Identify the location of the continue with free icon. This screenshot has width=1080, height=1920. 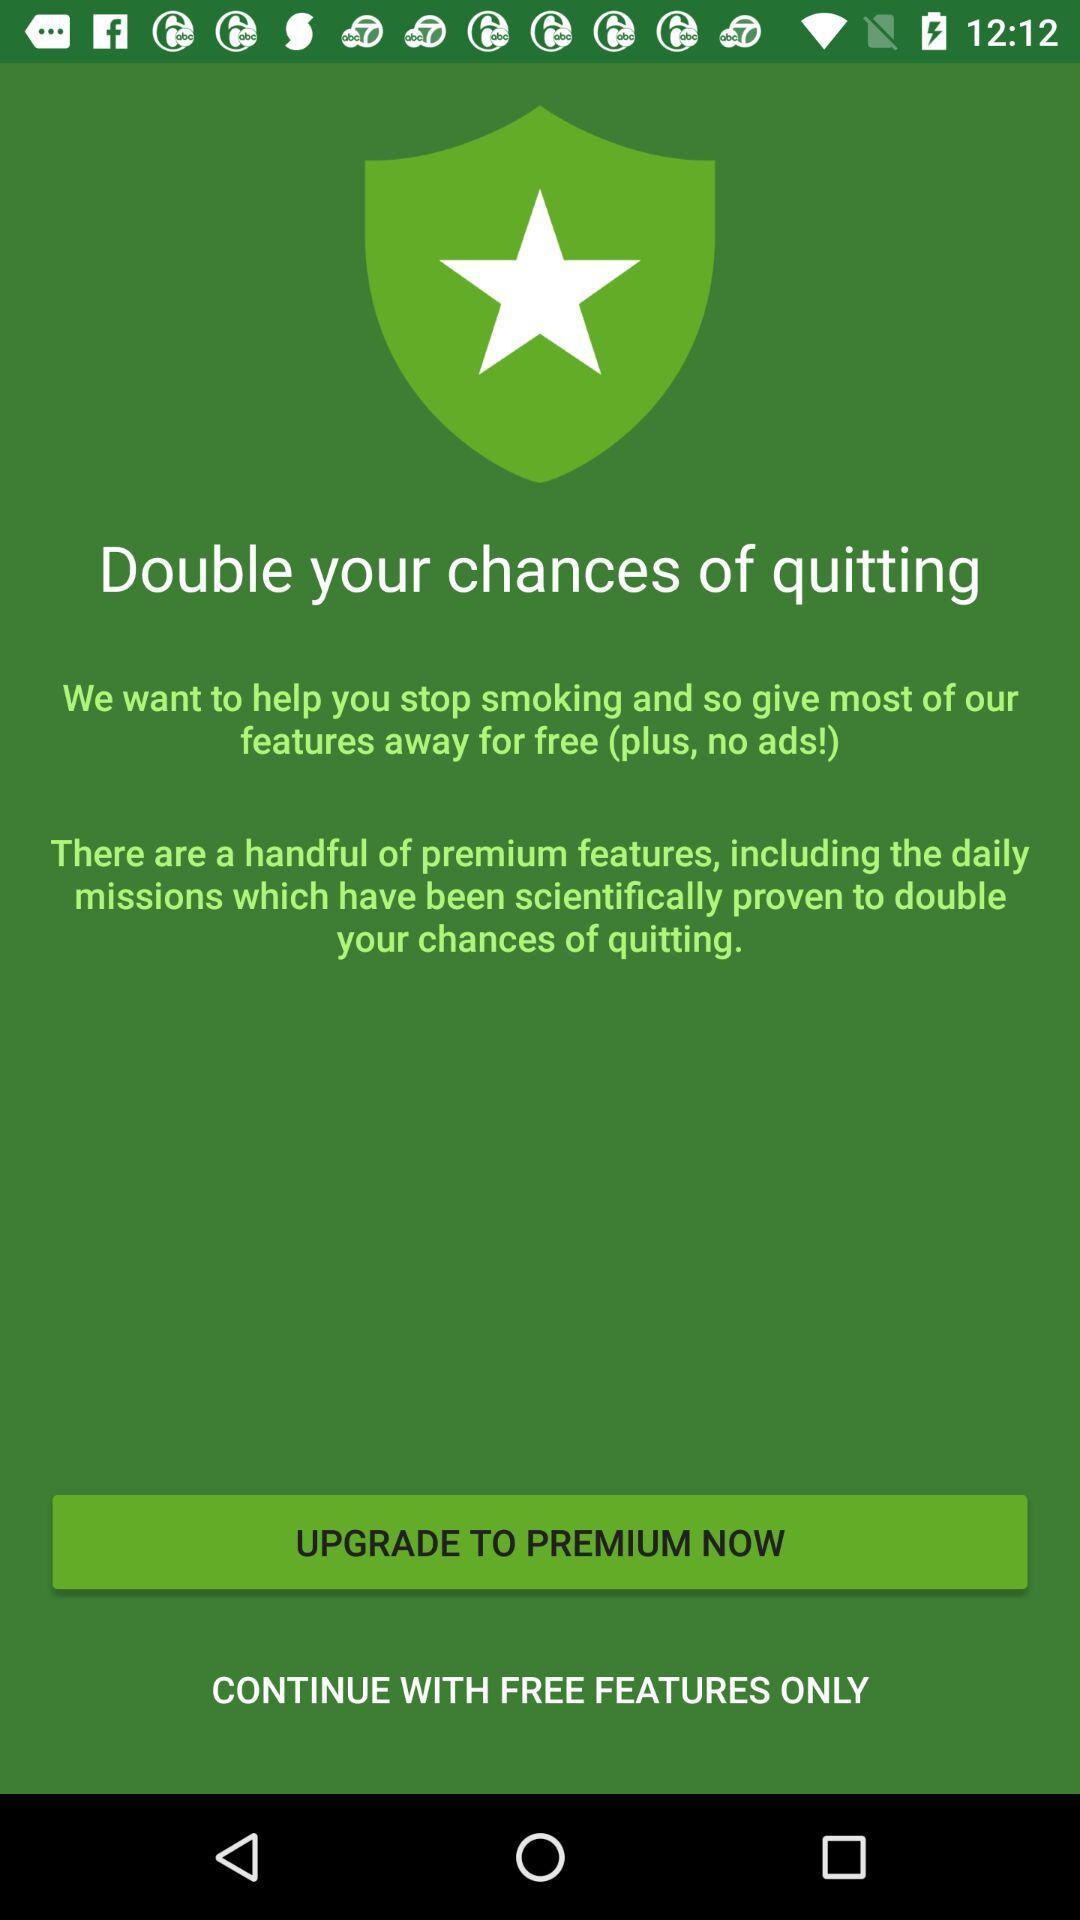
(540, 1688).